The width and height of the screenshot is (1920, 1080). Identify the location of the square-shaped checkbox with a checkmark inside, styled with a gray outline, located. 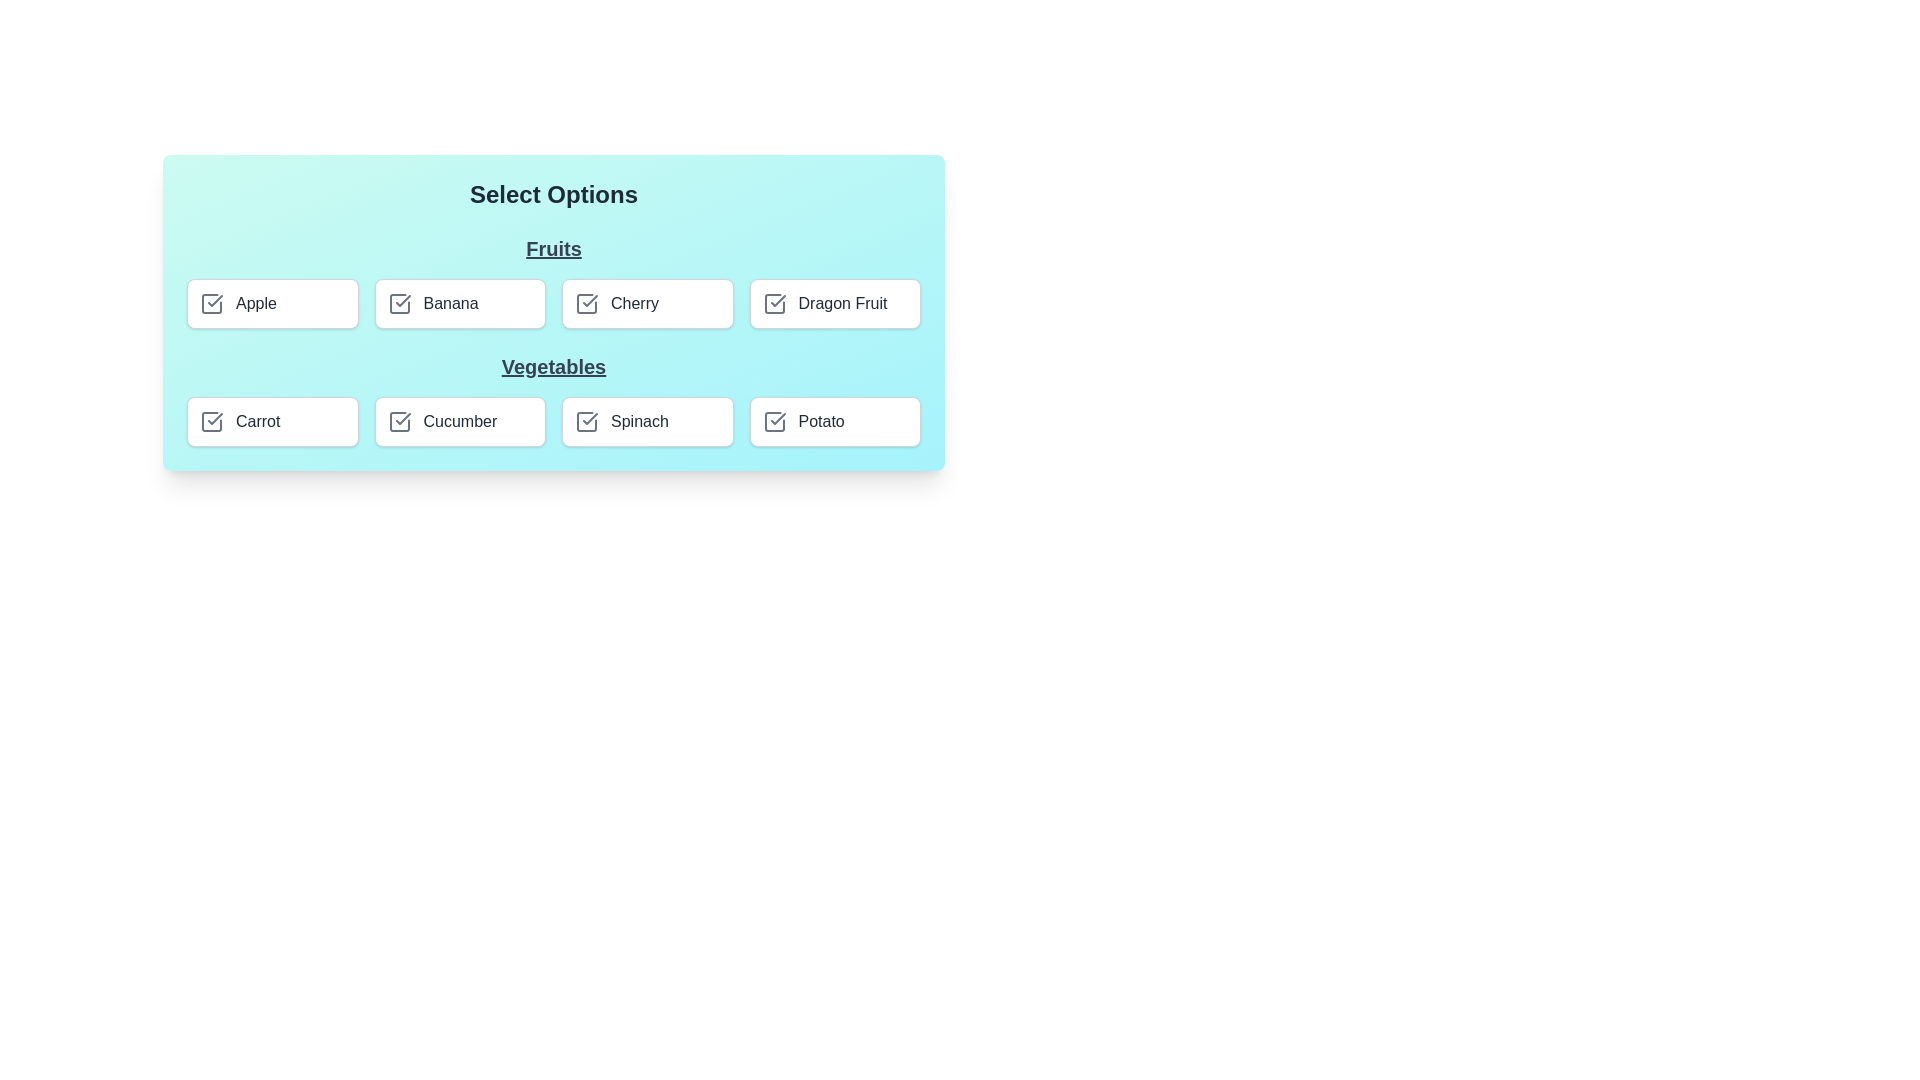
(585, 304).